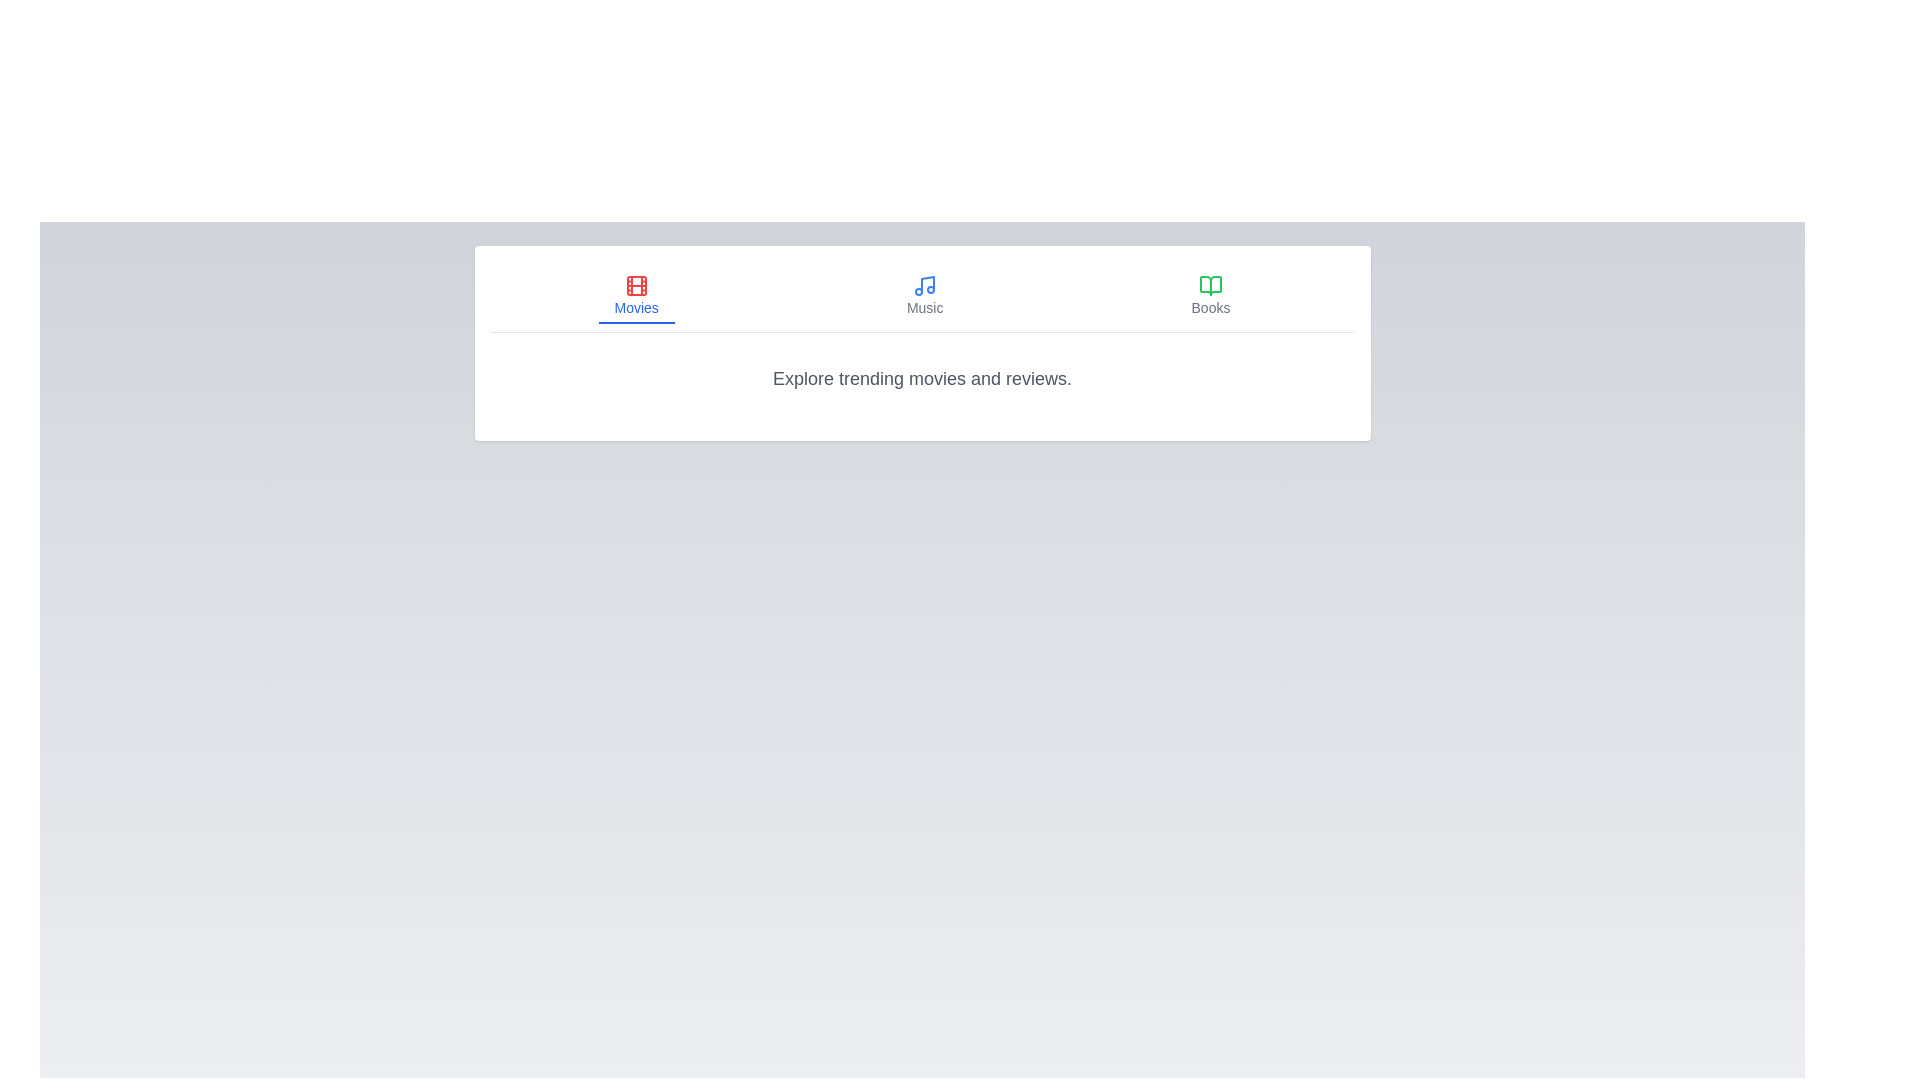  What do you see at coordinates (635, 297) in the screenshot?
I see `the tab labeled Movies to view its content` at bounding box center [635, 297].